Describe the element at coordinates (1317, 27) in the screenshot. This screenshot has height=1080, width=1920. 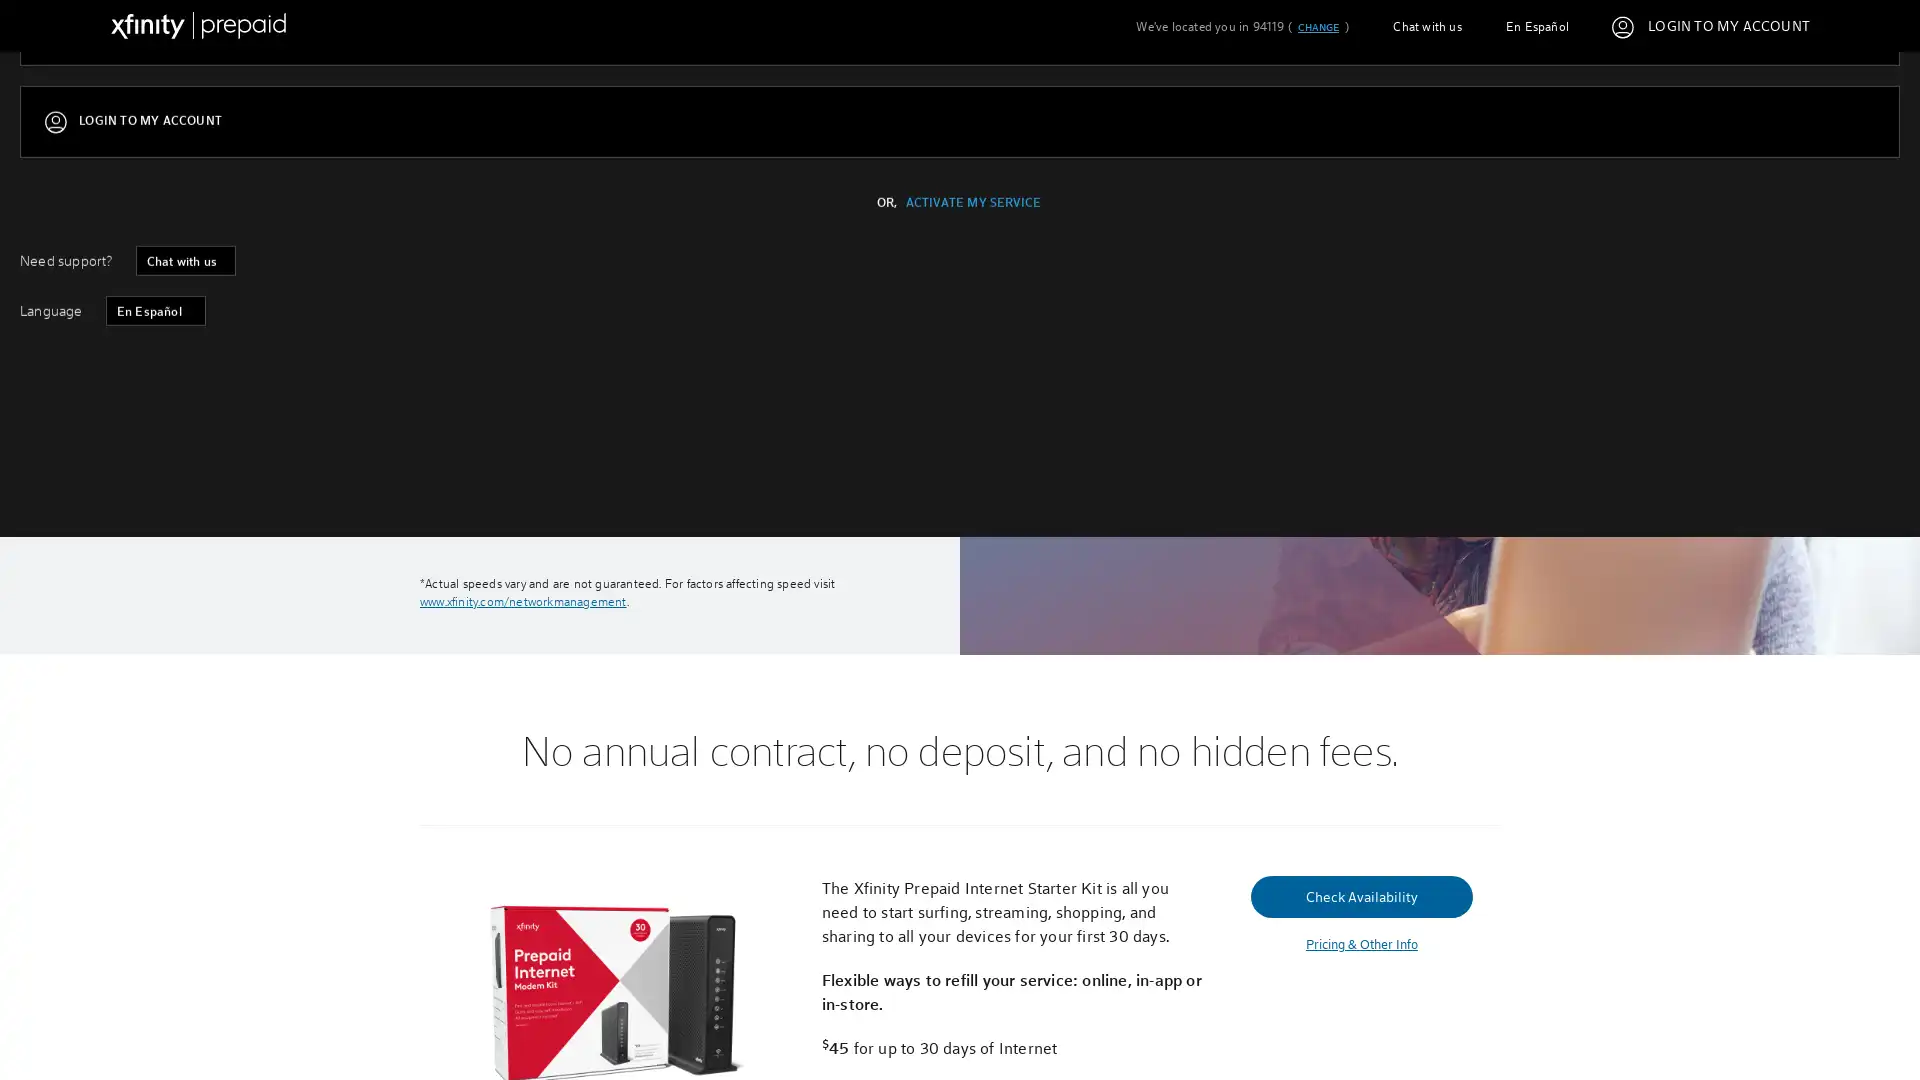
I see `CHANGE` at that location.